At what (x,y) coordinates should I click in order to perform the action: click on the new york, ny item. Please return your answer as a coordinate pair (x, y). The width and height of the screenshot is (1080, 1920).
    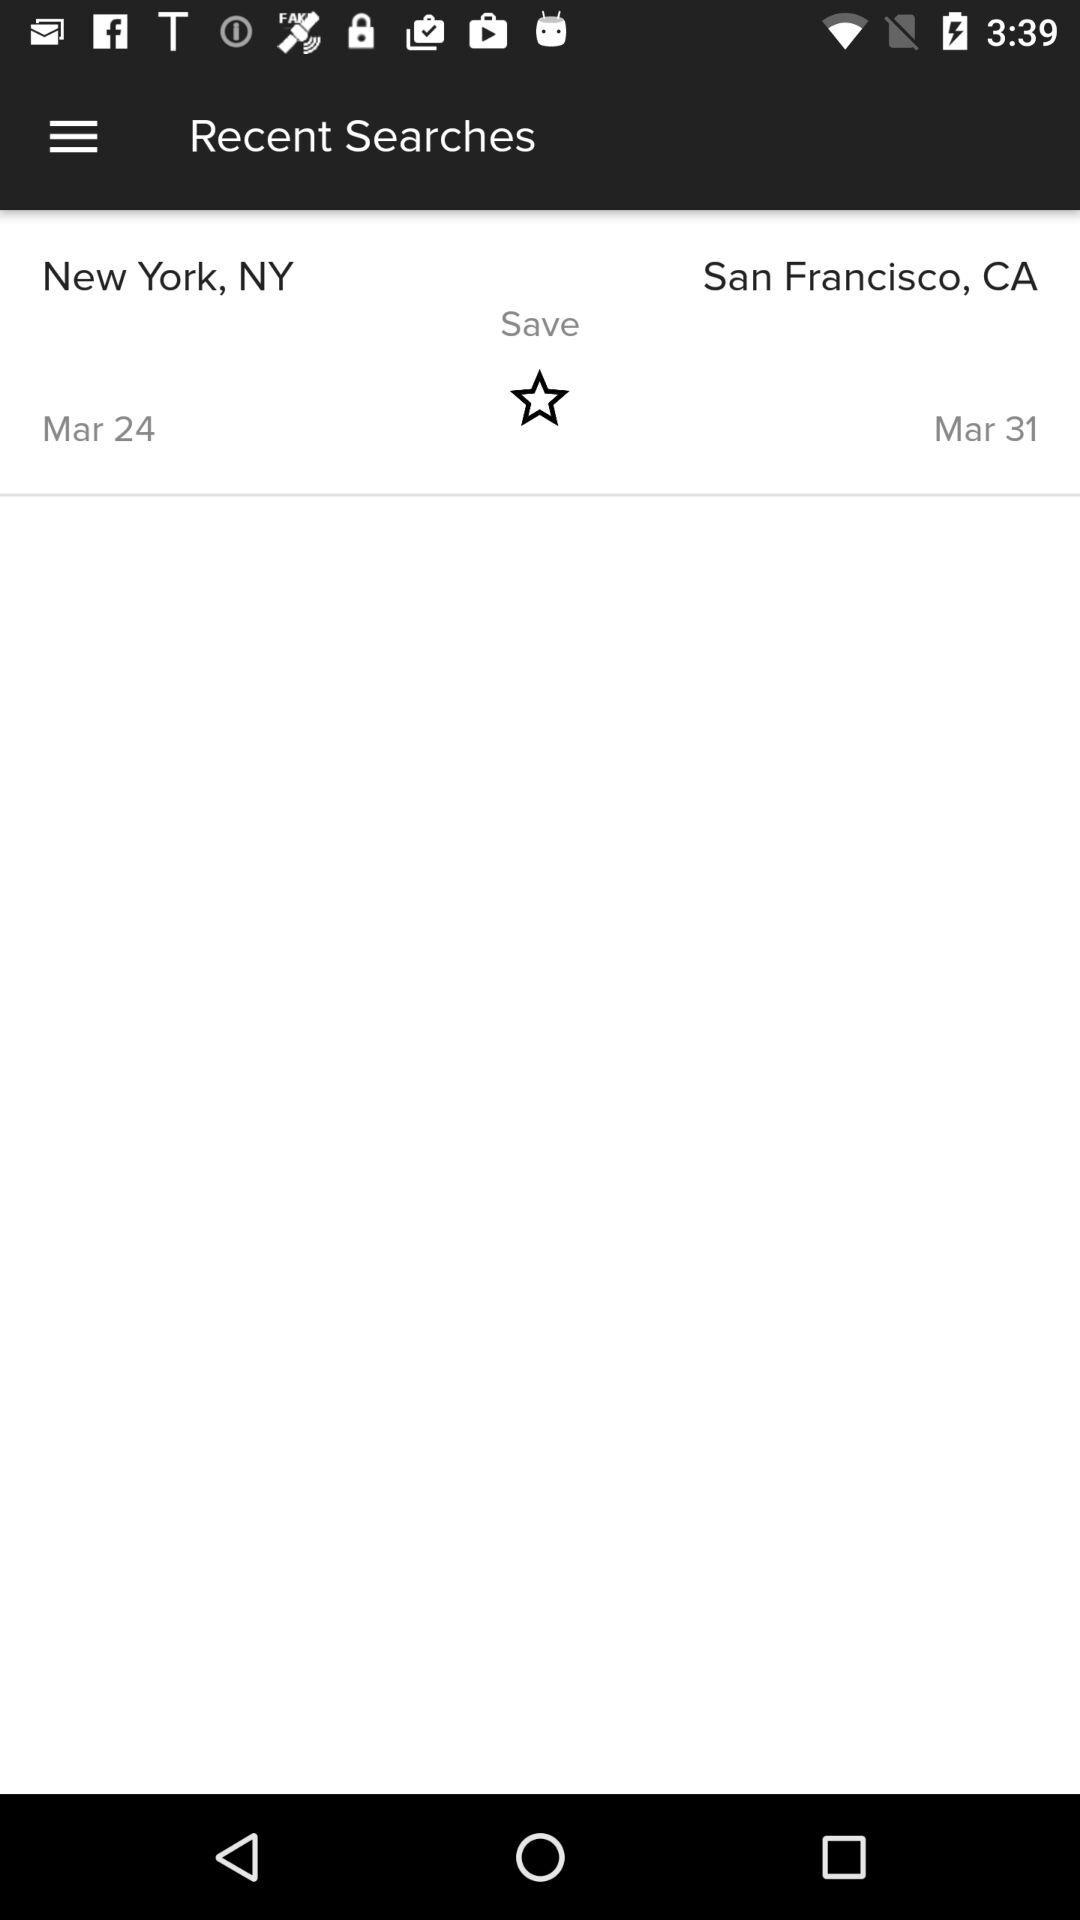
    Looking at the image, I should click on (290, 276).